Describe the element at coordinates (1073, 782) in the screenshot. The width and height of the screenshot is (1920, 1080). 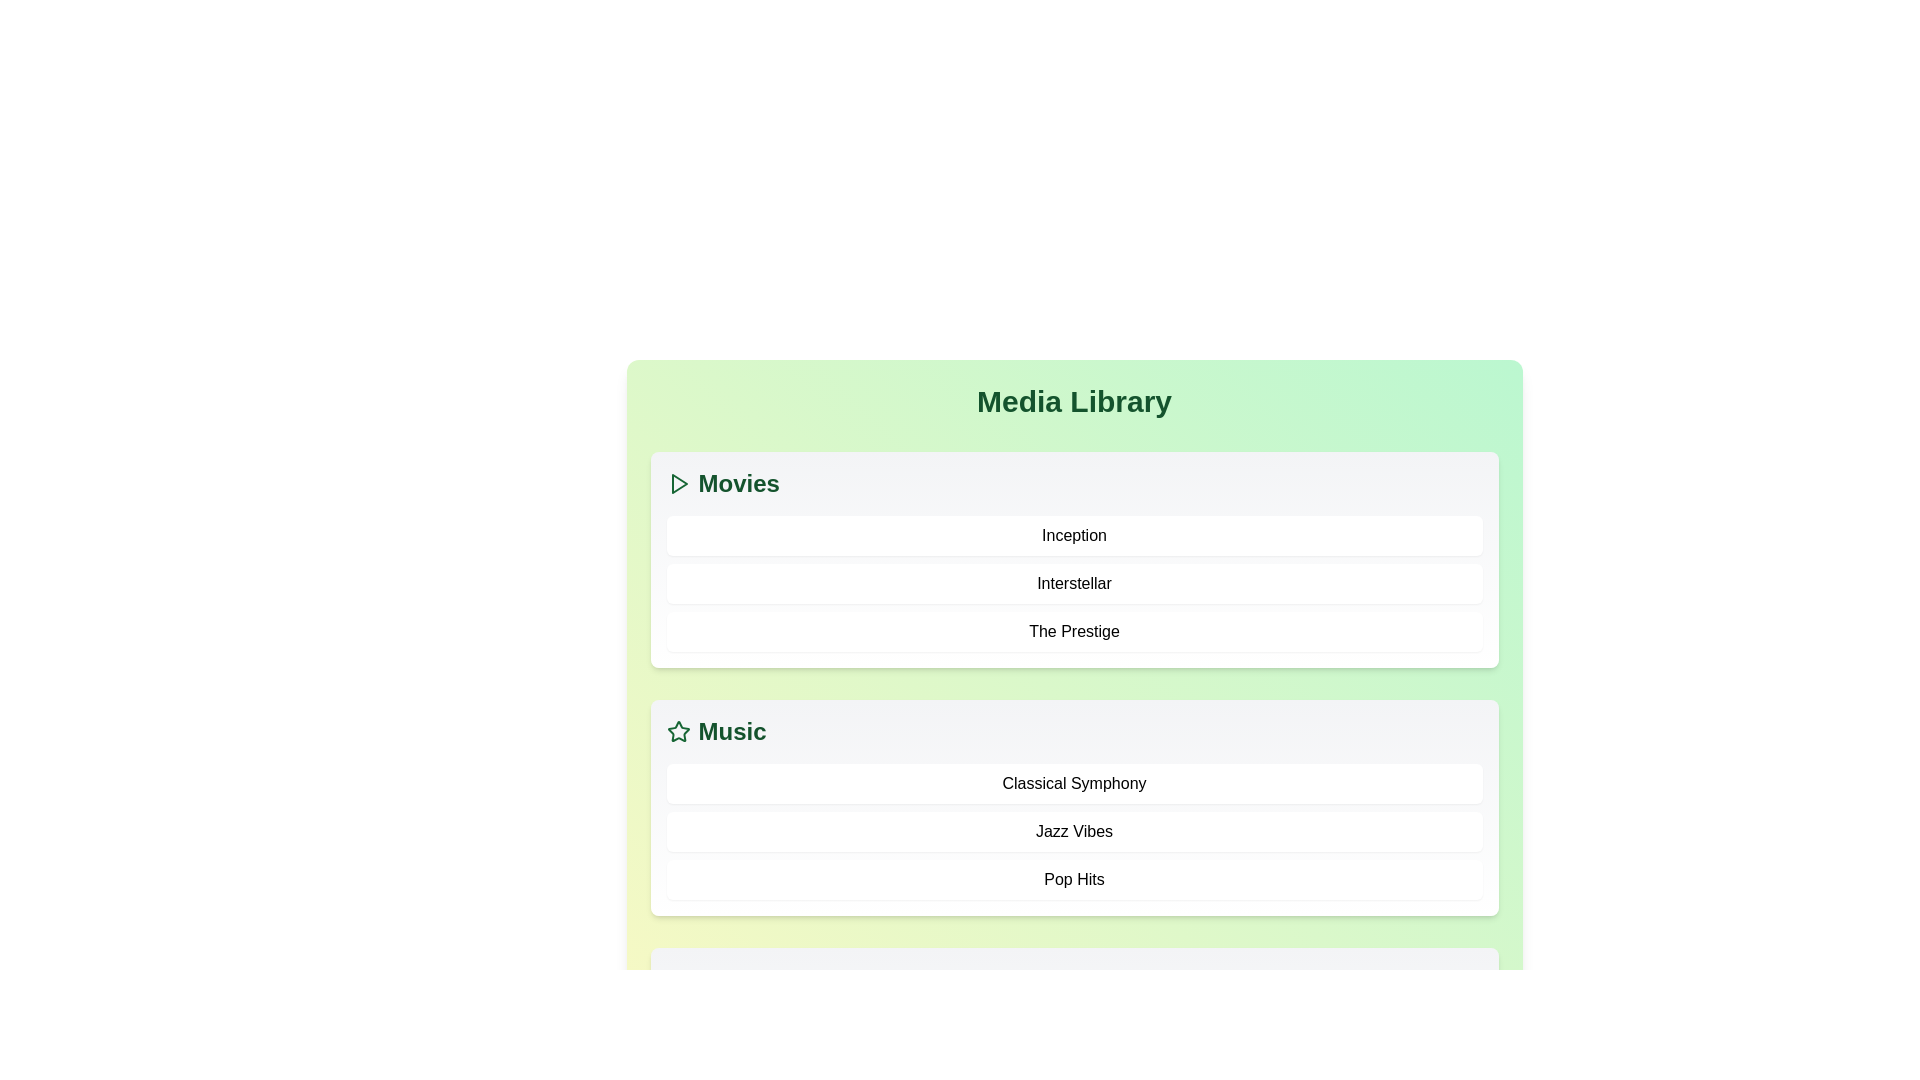
I see `the item Classical Symphony from the Music category` at that location.